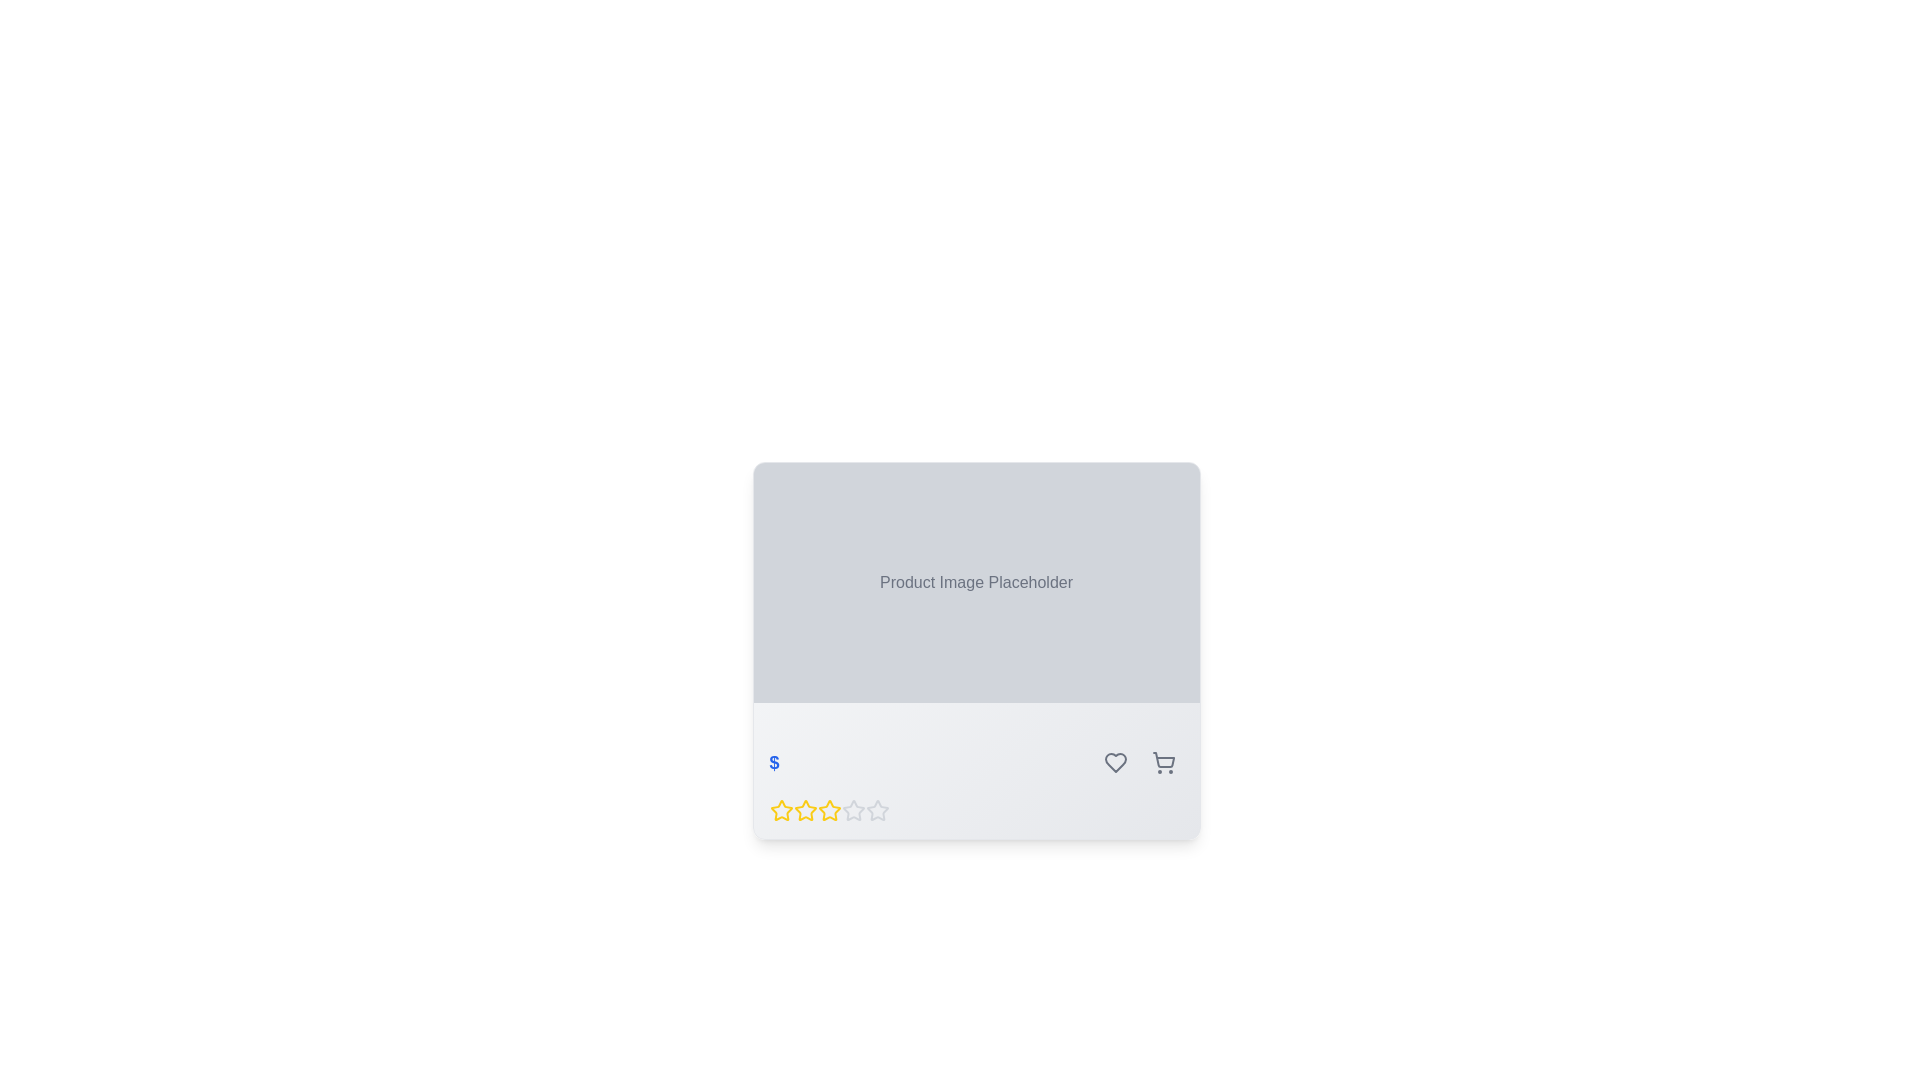 This screenshot has height=1080, width=1920. Describe the element at coordinates (1114, 763) in the screenshot. I see `the 'like' or 'favorite' icon located in the bottom-right corner of the card interface to interact with the associated item` at that location.